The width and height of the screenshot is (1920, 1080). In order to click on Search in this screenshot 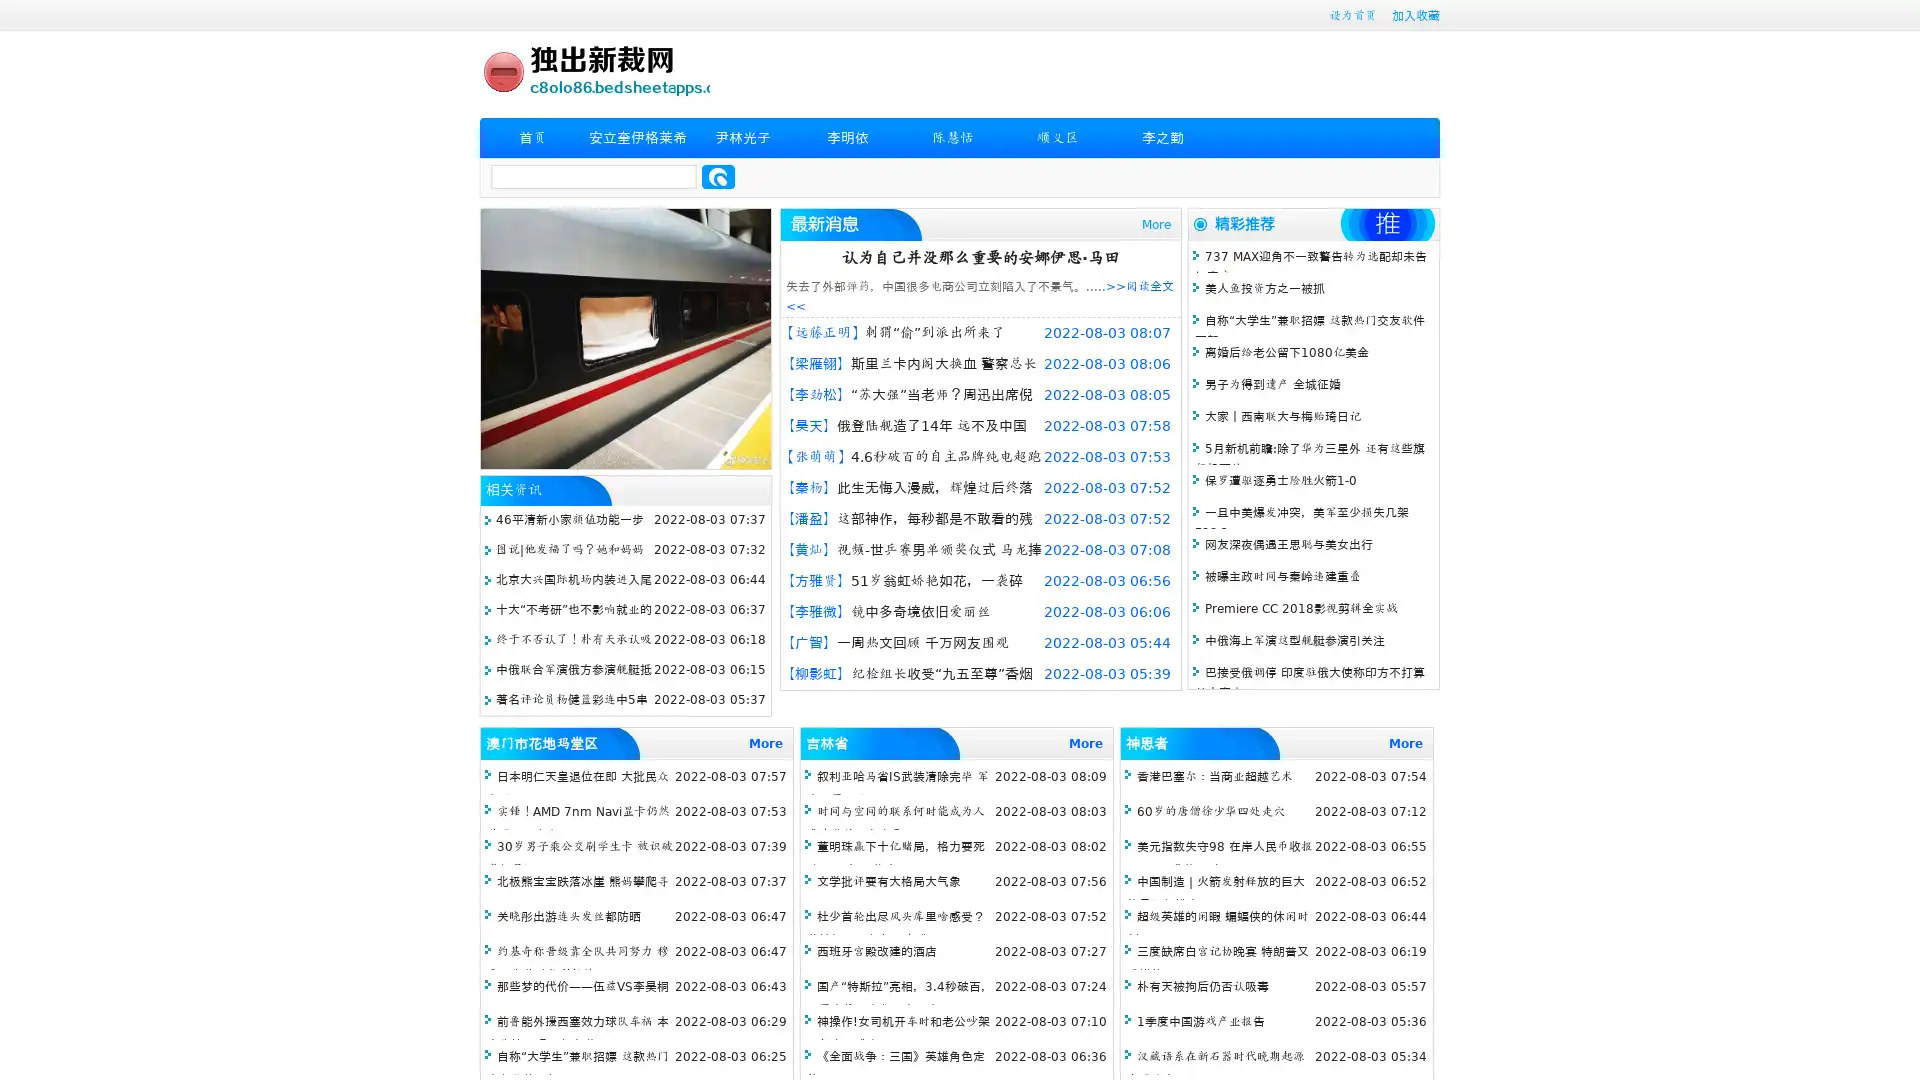, I will do `click(718, 176)`.